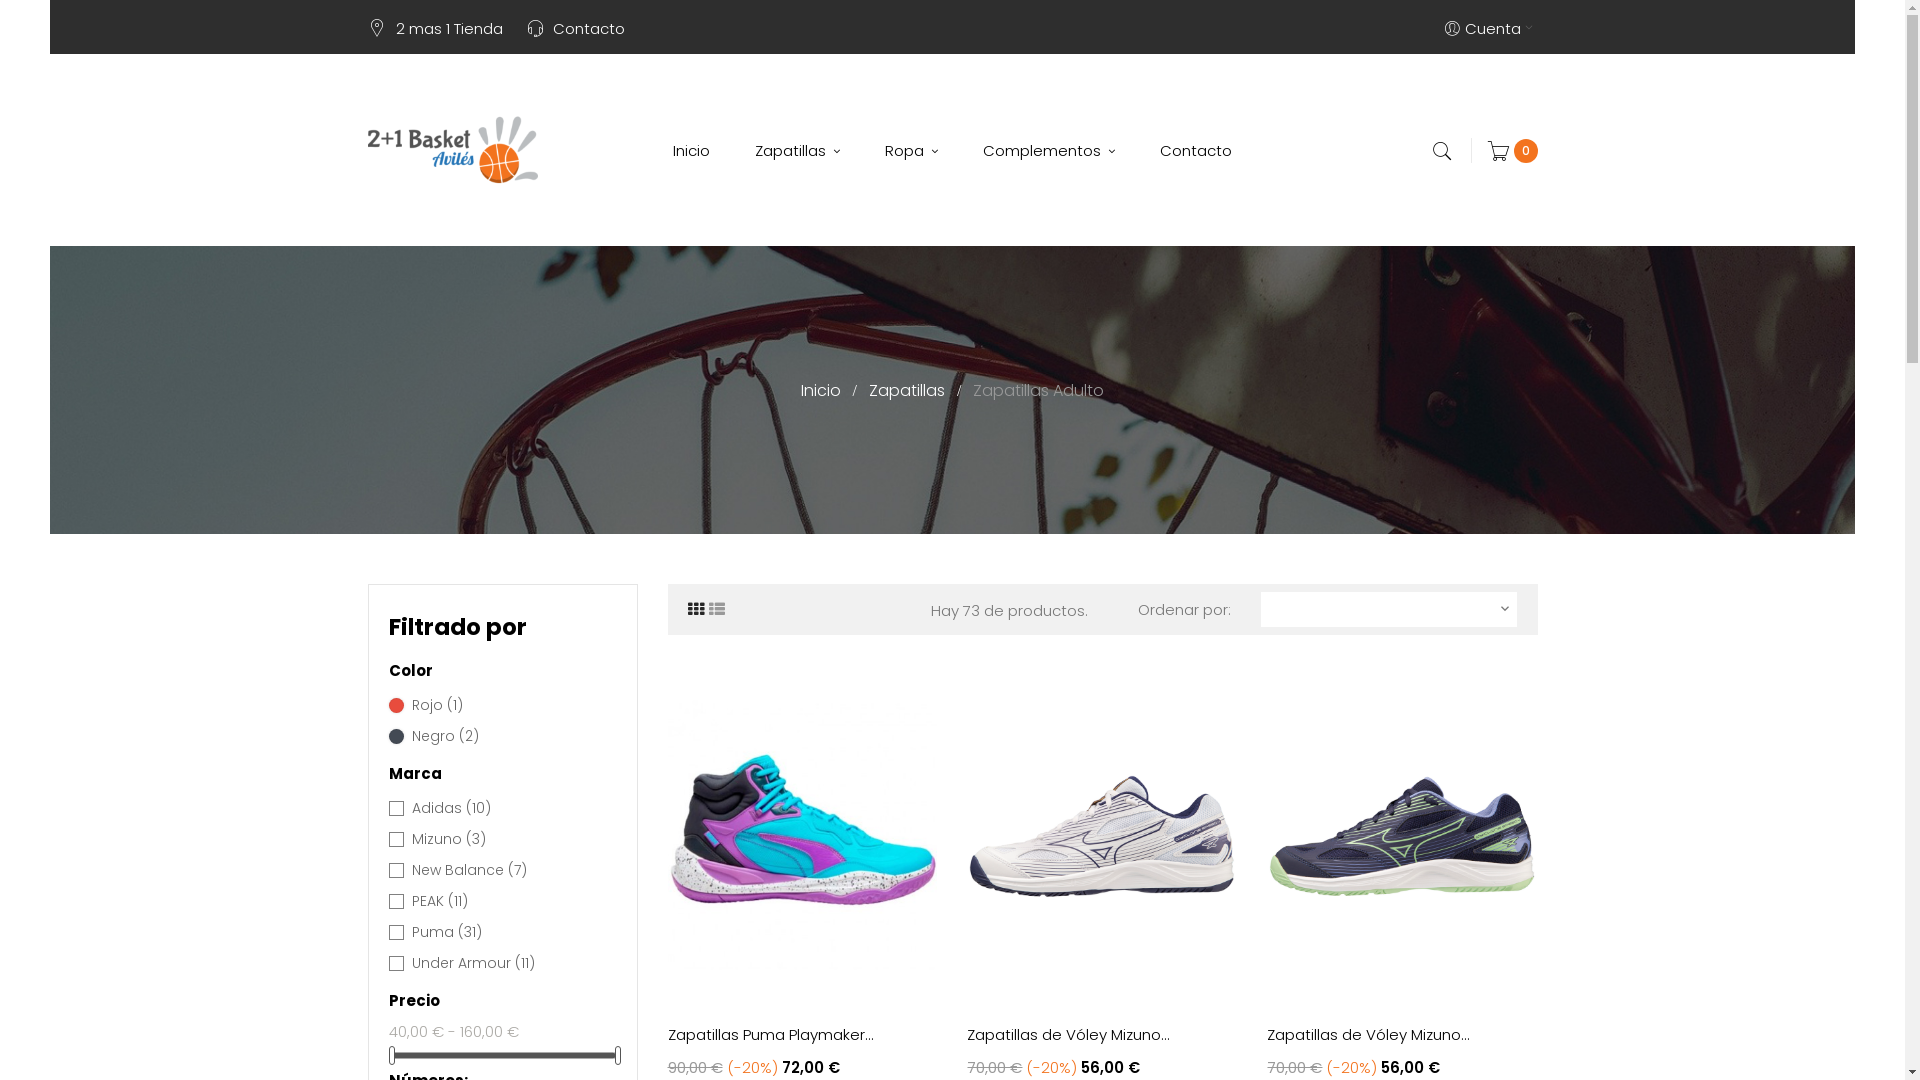 The height and width of the screenshot is (1080, 1920). I want to click on 'Inicio', so click(822, 390).